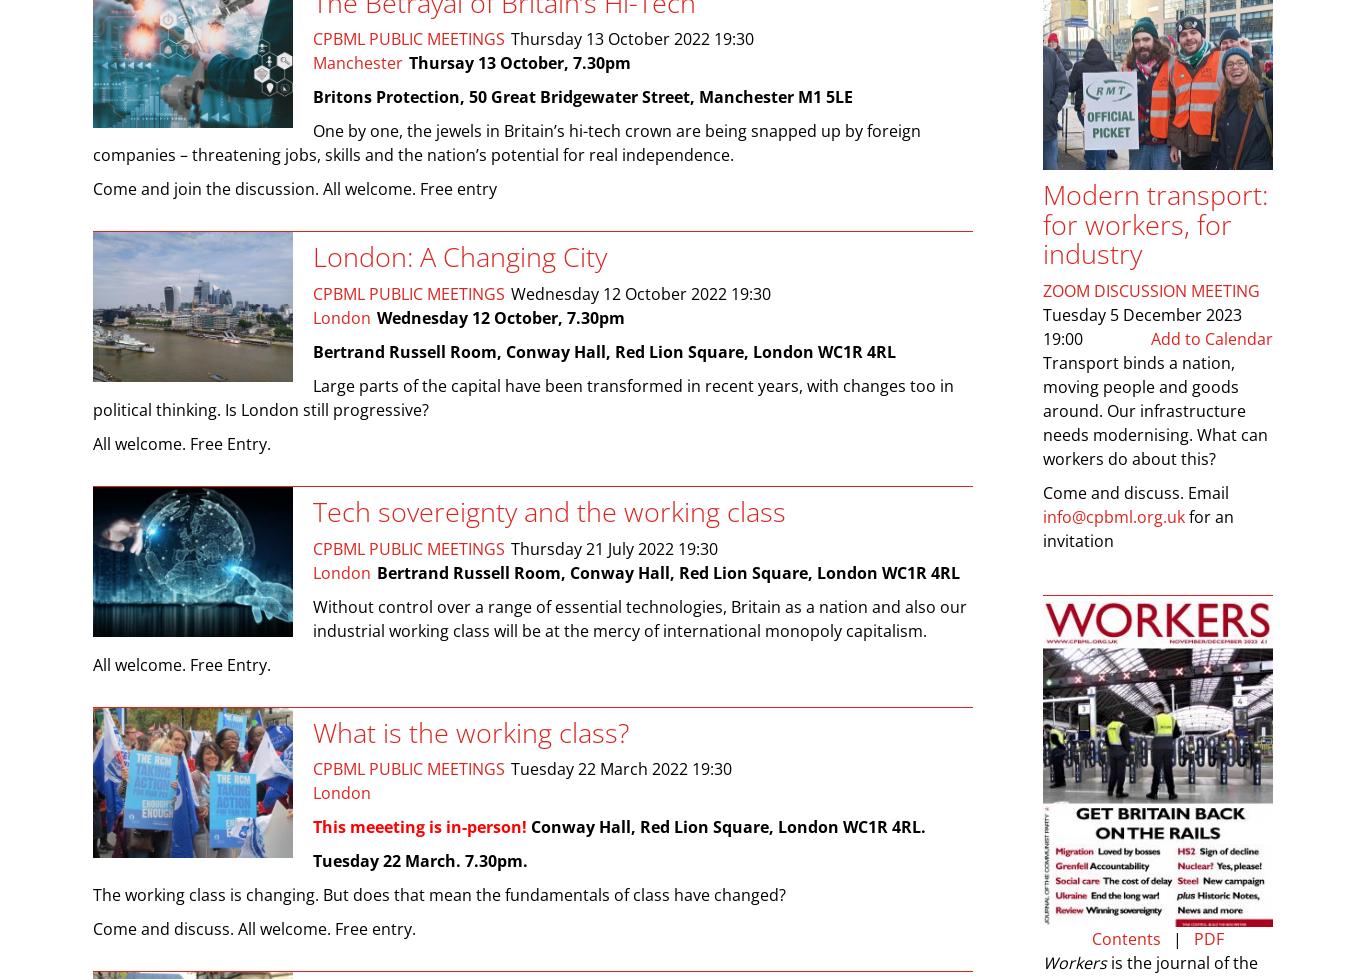 The image size is (1366, 979). Describe the element at coordinates (501, 317) in the screenshot. I see `'Wednesday 12 October, 7.30pm'` at that location.